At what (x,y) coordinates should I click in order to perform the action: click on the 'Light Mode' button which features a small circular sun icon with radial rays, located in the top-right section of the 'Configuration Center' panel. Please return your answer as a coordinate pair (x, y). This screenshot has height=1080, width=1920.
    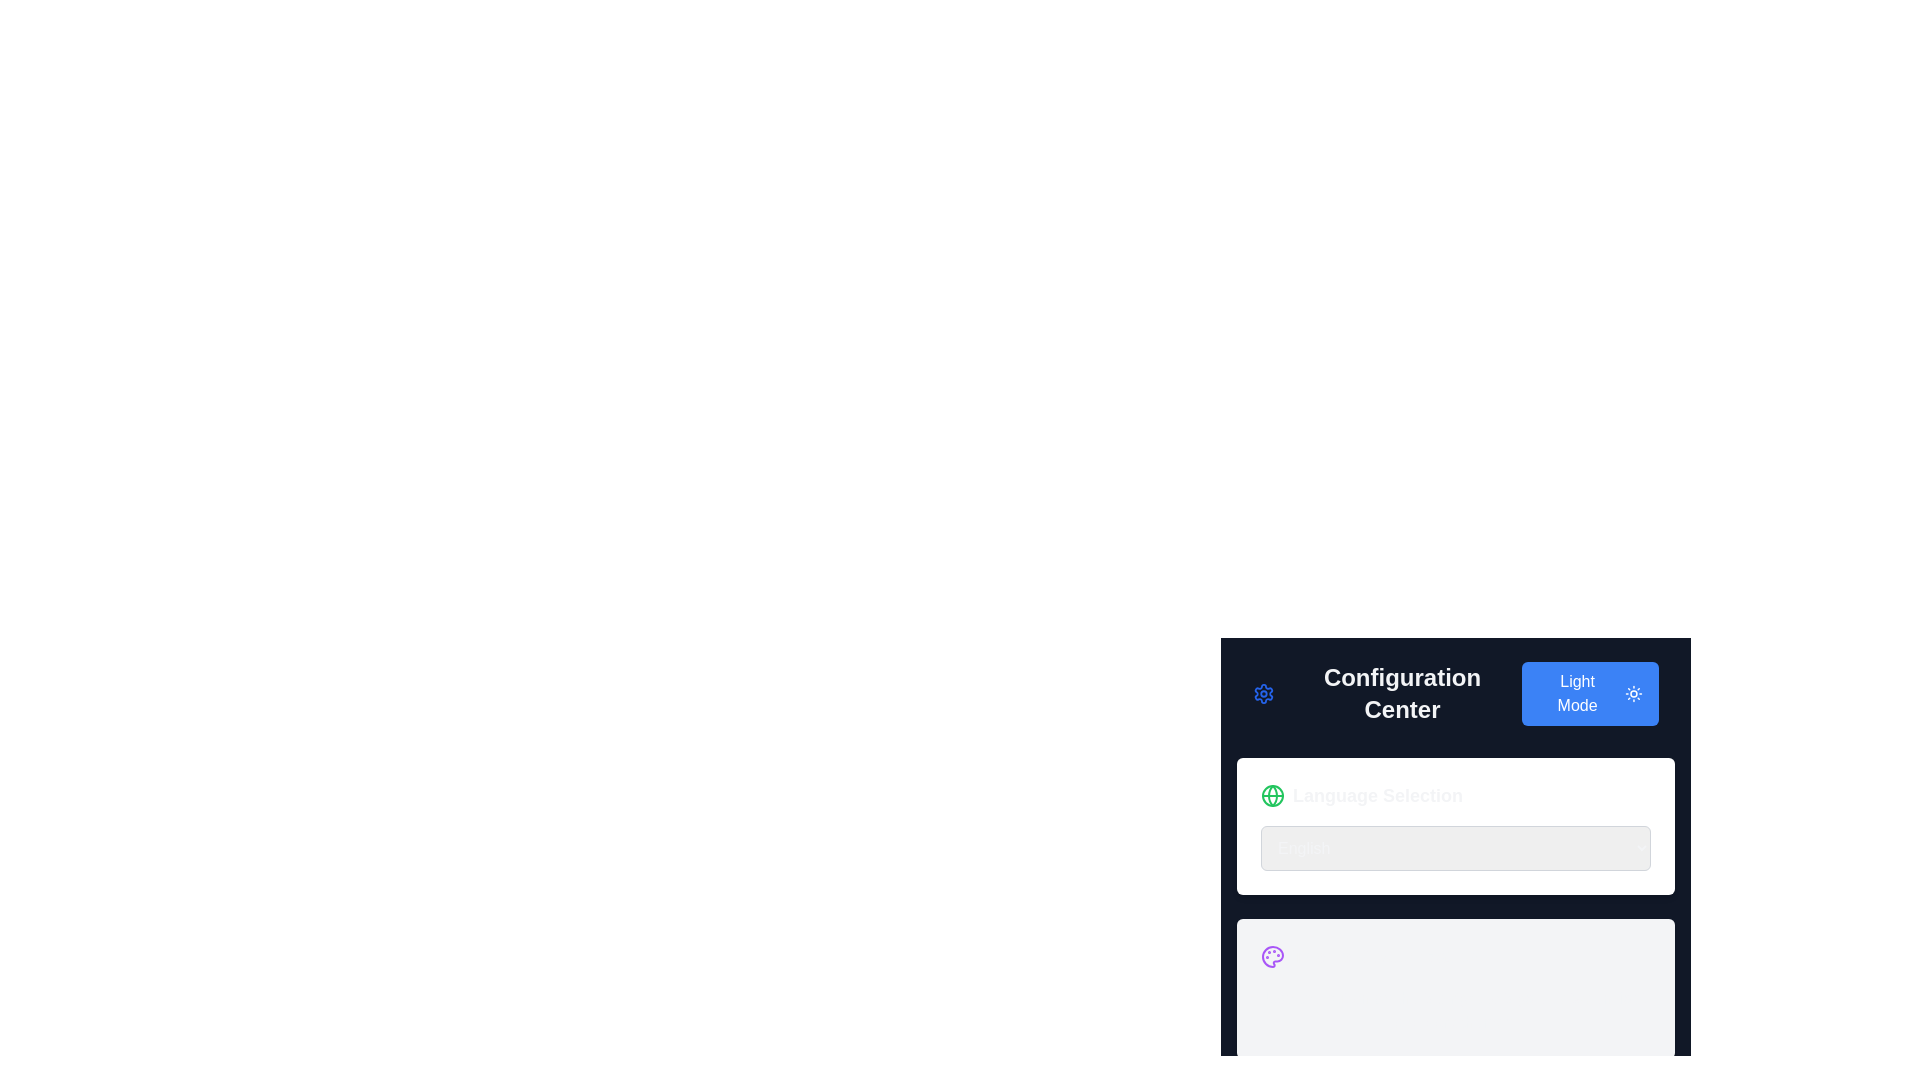
    Looking at the image, I should click on (1634, 693).